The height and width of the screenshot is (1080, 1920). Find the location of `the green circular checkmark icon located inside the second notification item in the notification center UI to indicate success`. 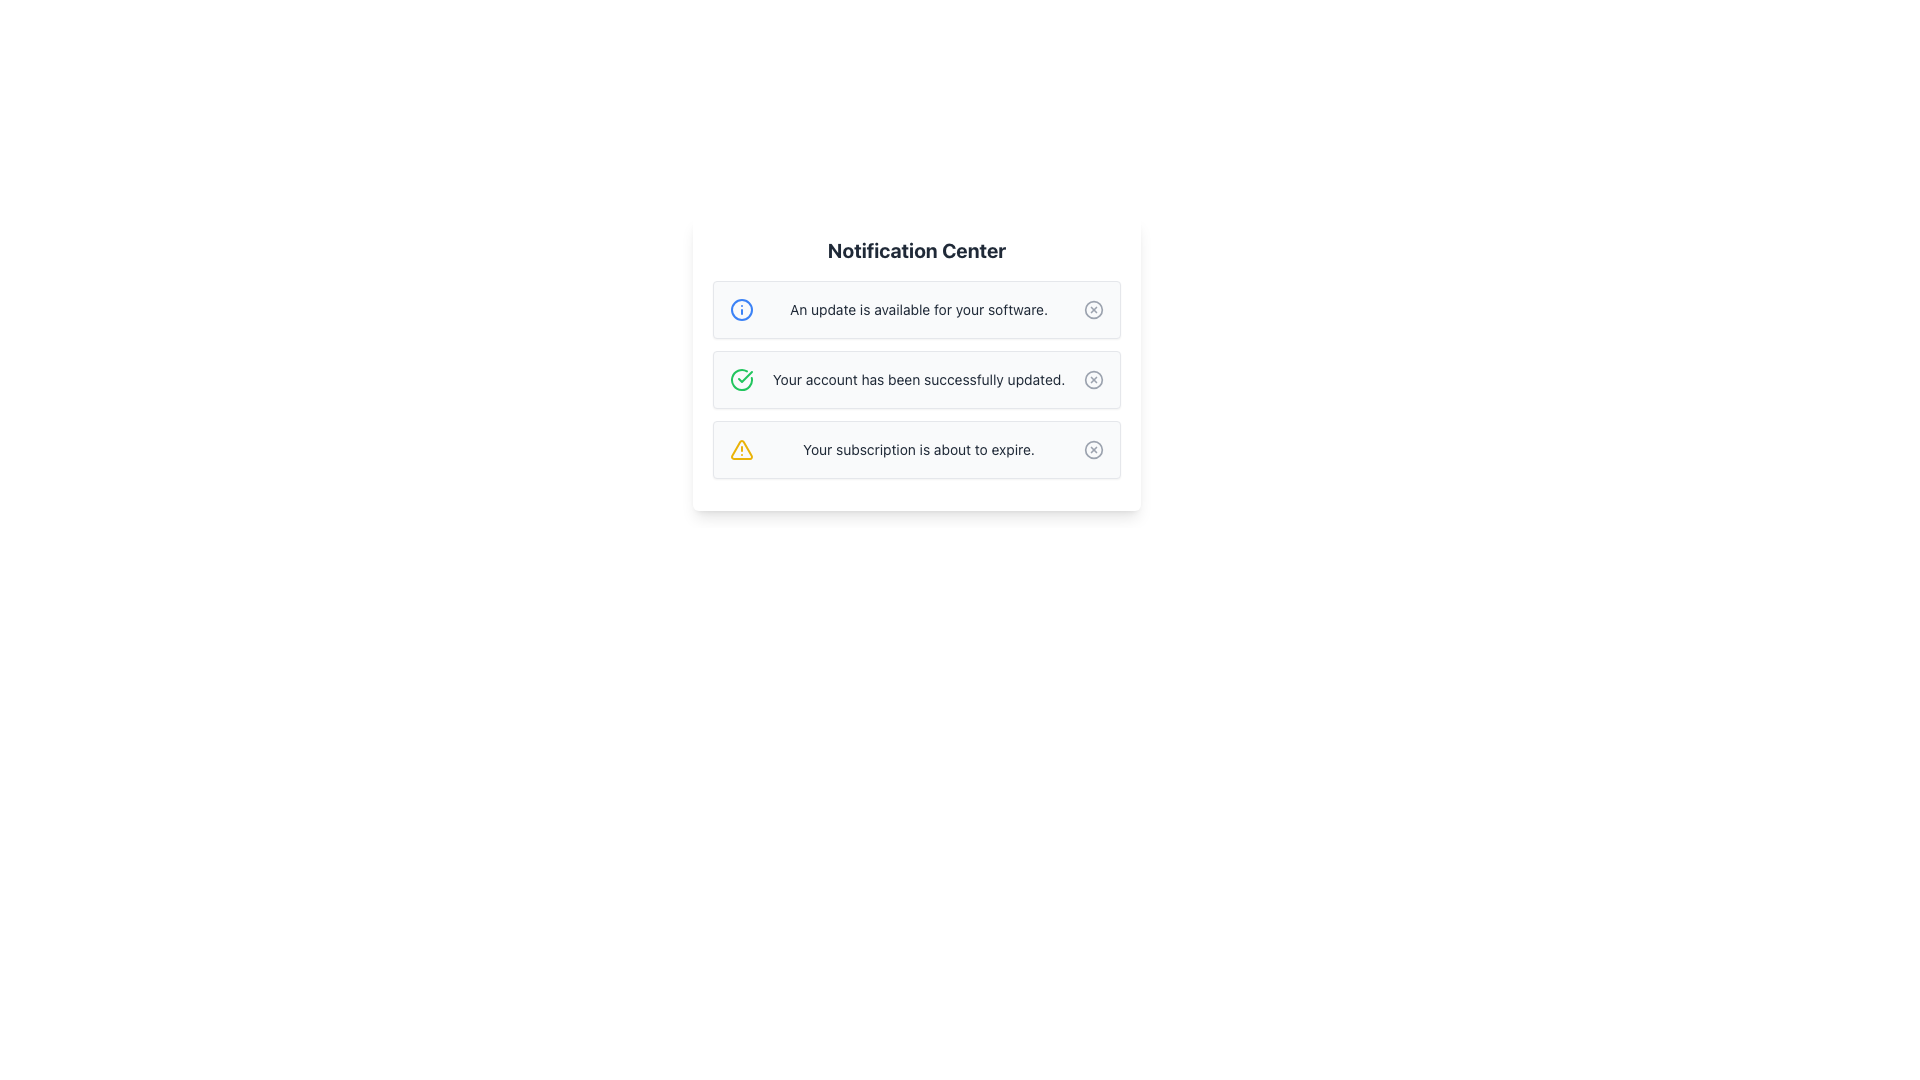

the green circular checkmark icon located inside the second notification item in the notification center UI to indicate success is located at coordinates (744, 377).